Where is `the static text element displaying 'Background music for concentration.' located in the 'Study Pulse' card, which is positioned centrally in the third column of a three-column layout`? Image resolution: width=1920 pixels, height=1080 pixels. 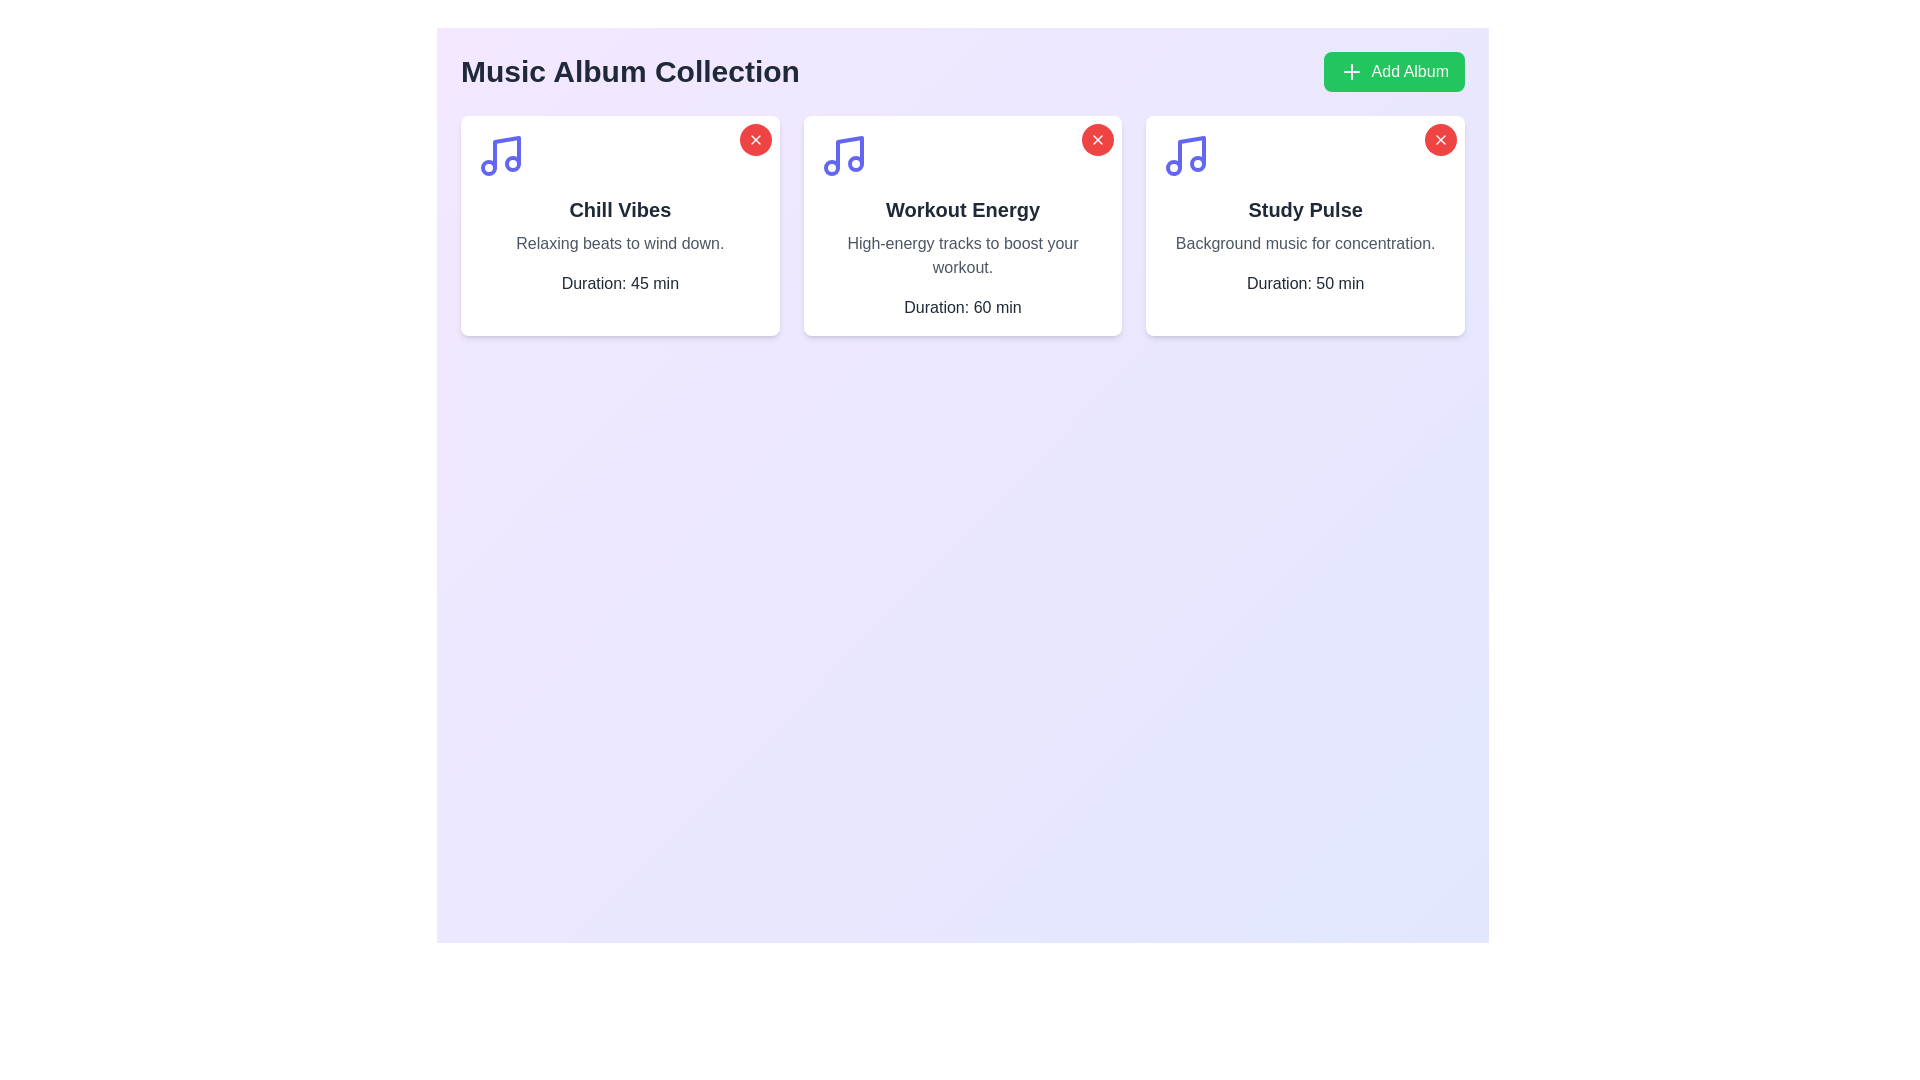 the static text element displaying 'Background music for concentration.' located in the 'Study Pulse' card, which is positioned centrally in the third column of a three-column layout is located at coordinates (1305, 242).